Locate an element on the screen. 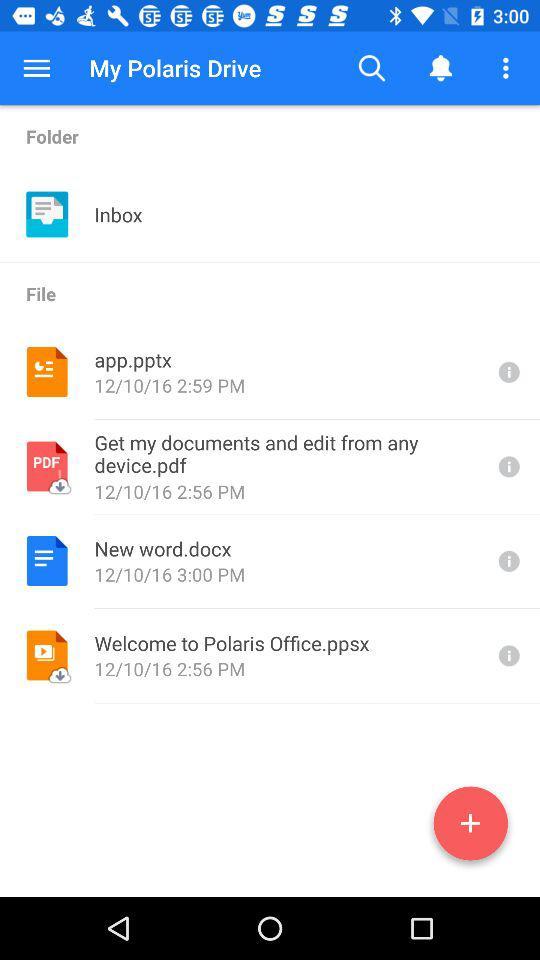  more information is located at coordinates (507, 654).